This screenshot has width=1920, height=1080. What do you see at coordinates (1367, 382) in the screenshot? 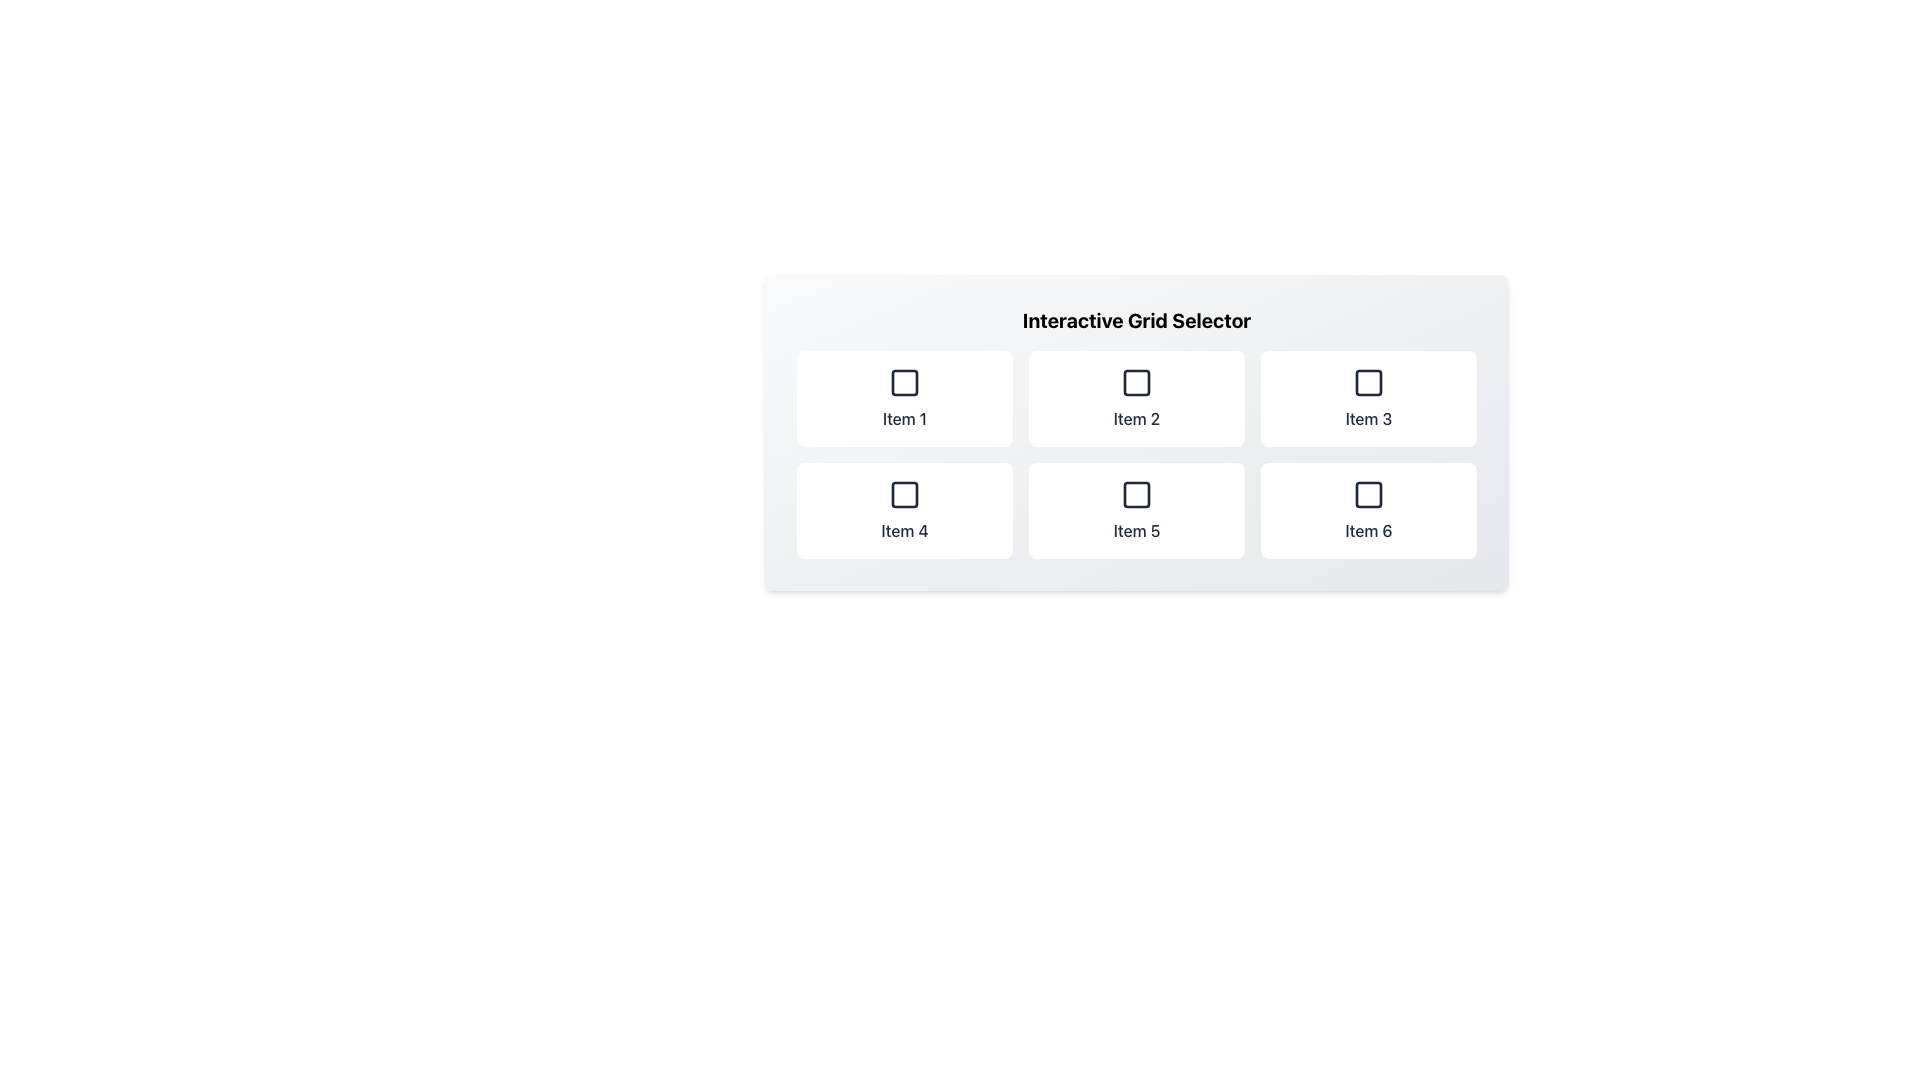
I see `the icon at the center of the 'Item 3' card` at bounding box center [1367, 382].